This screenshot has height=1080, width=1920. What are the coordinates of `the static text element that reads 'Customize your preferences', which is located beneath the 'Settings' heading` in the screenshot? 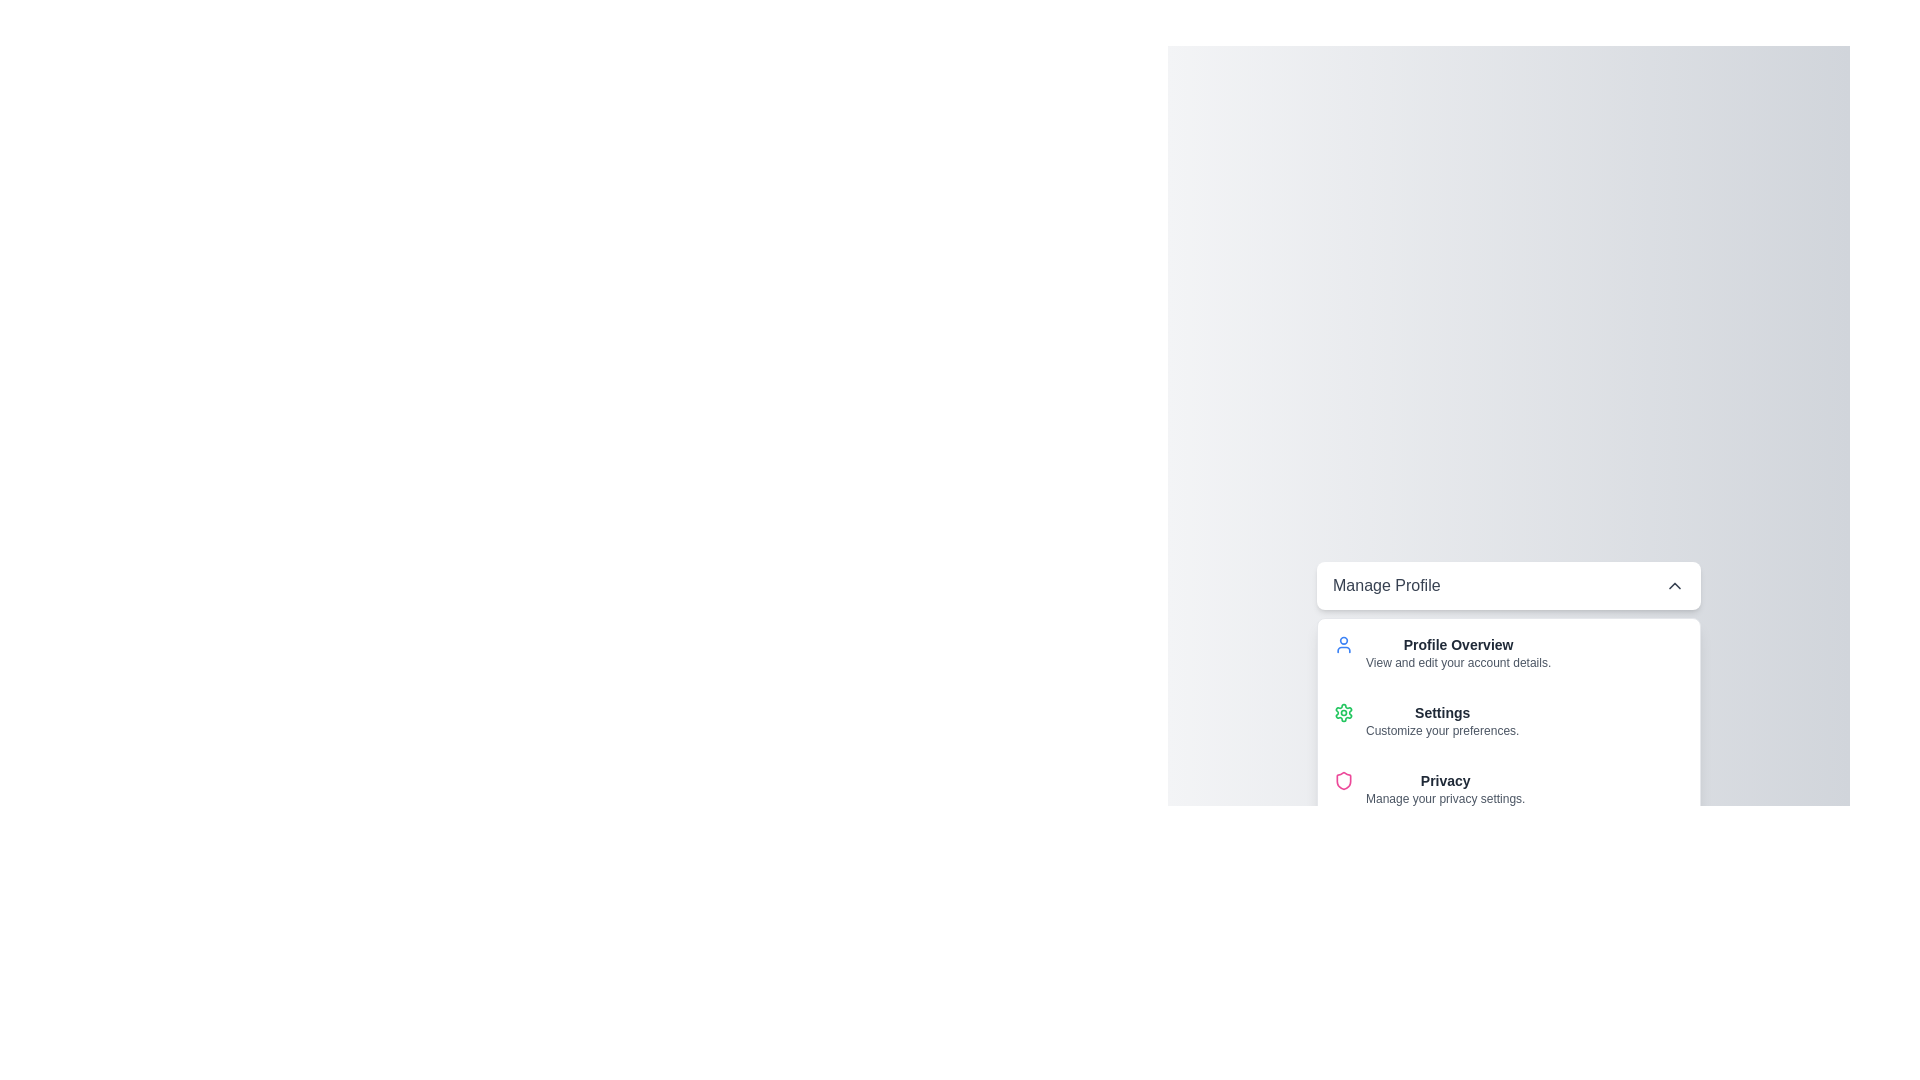 It's located at (1442, 731).